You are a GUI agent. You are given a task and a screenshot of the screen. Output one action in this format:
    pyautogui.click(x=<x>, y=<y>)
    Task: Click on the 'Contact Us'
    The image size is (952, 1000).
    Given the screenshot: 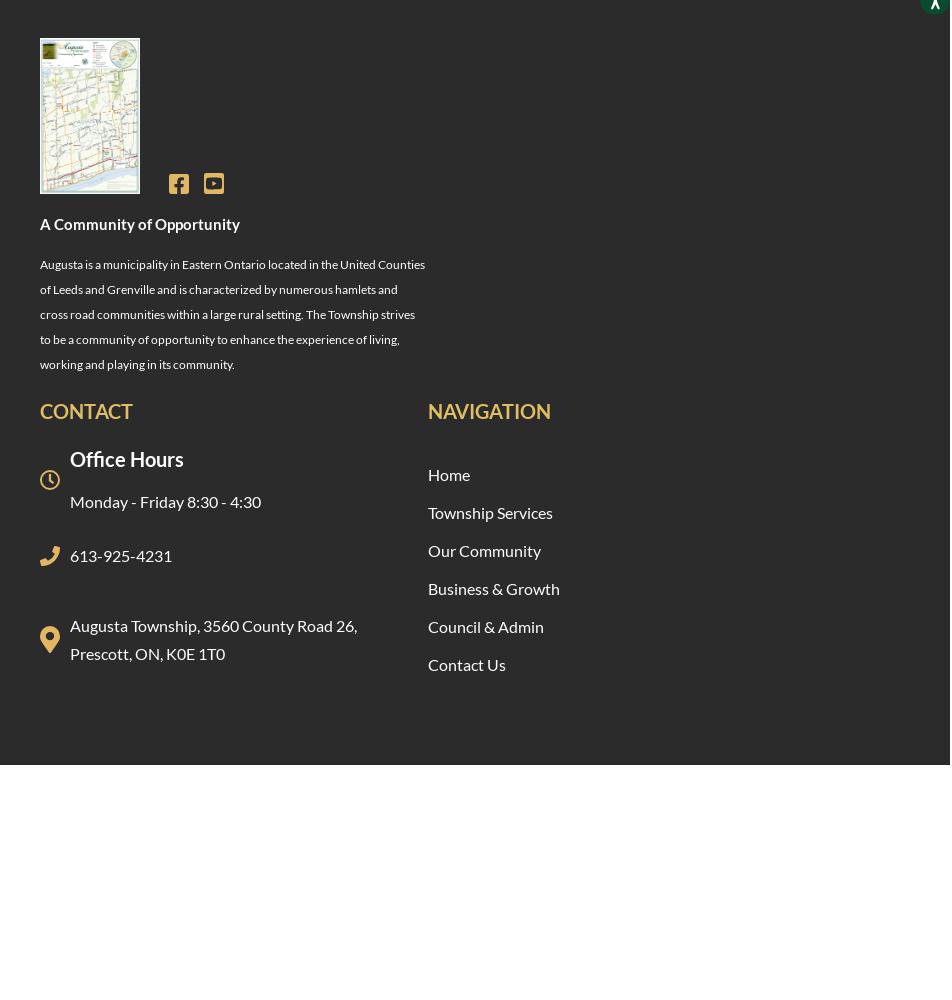 What is the action you would take?
    pyautogui.click(x=466, y=663)
    